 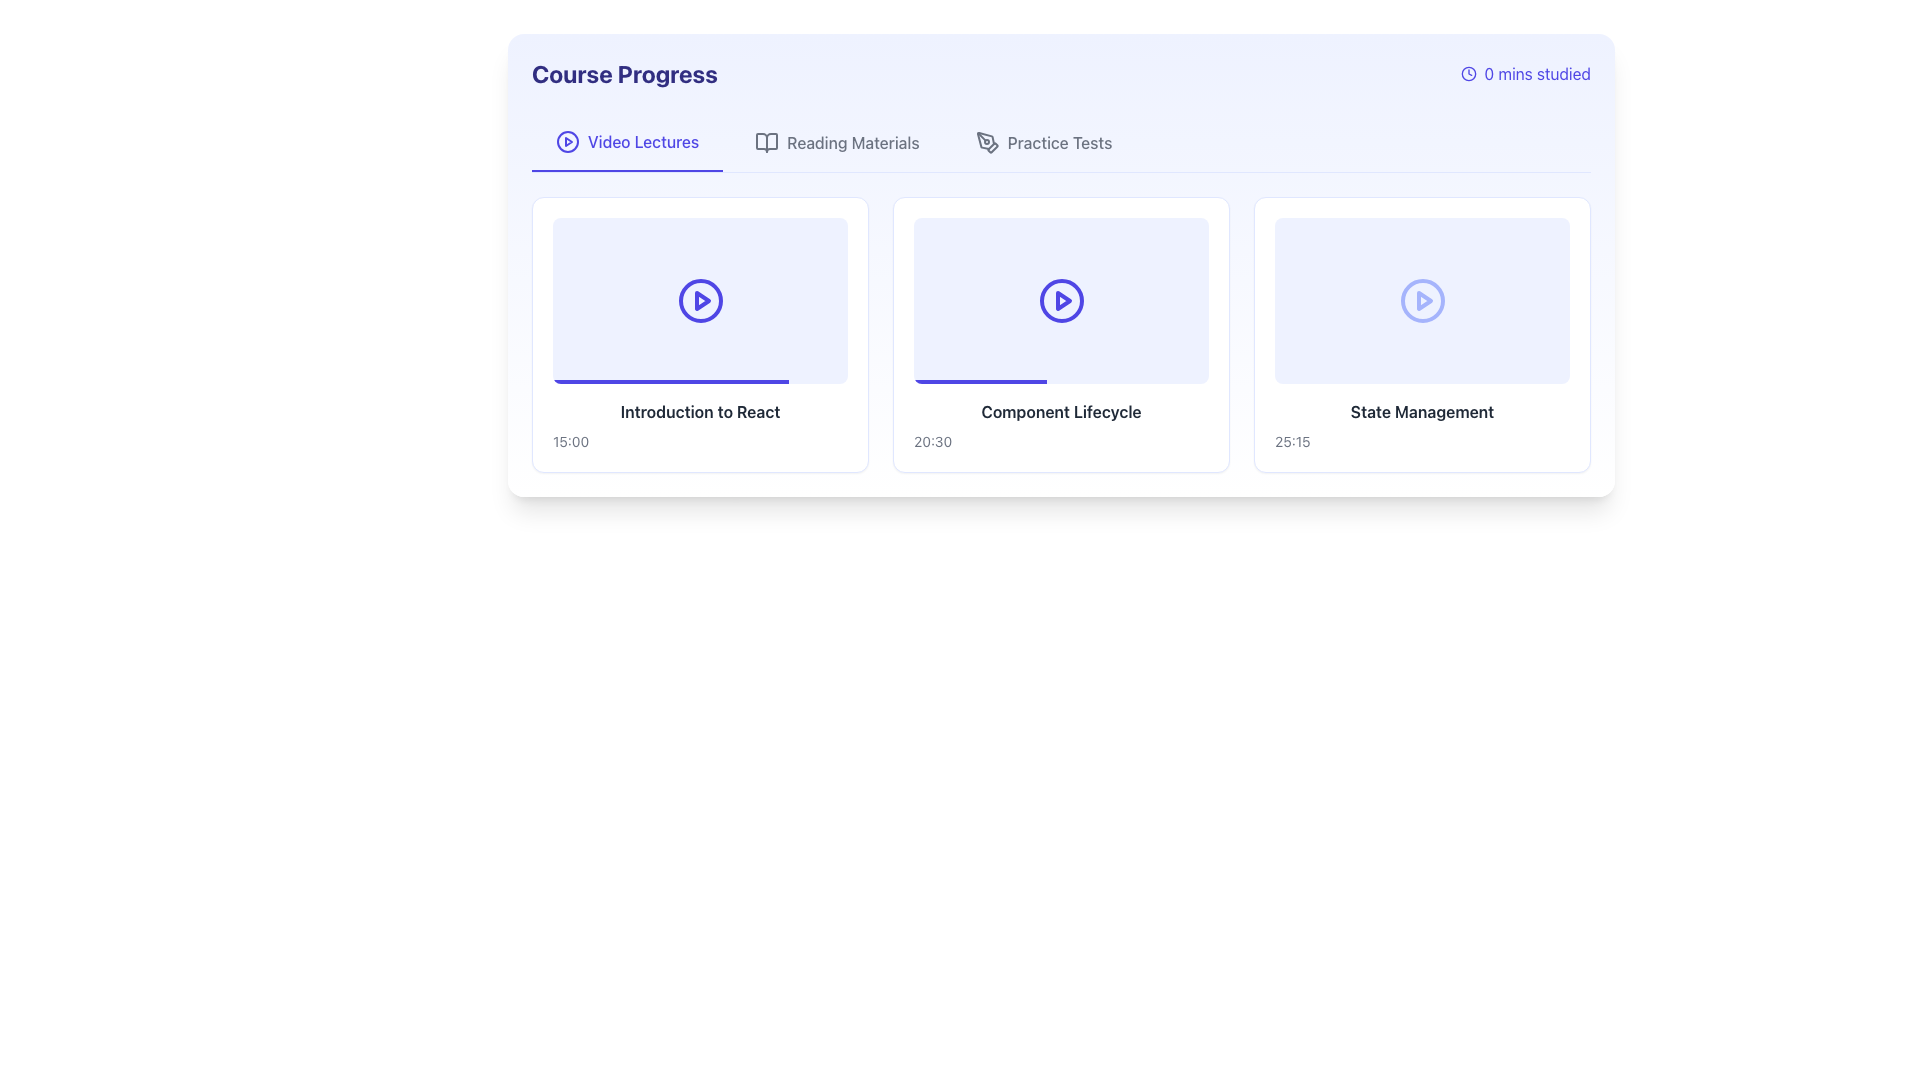 I want to click on the play button on the Video module tile titled 'Introduction to React', so click(x=700, y=334).